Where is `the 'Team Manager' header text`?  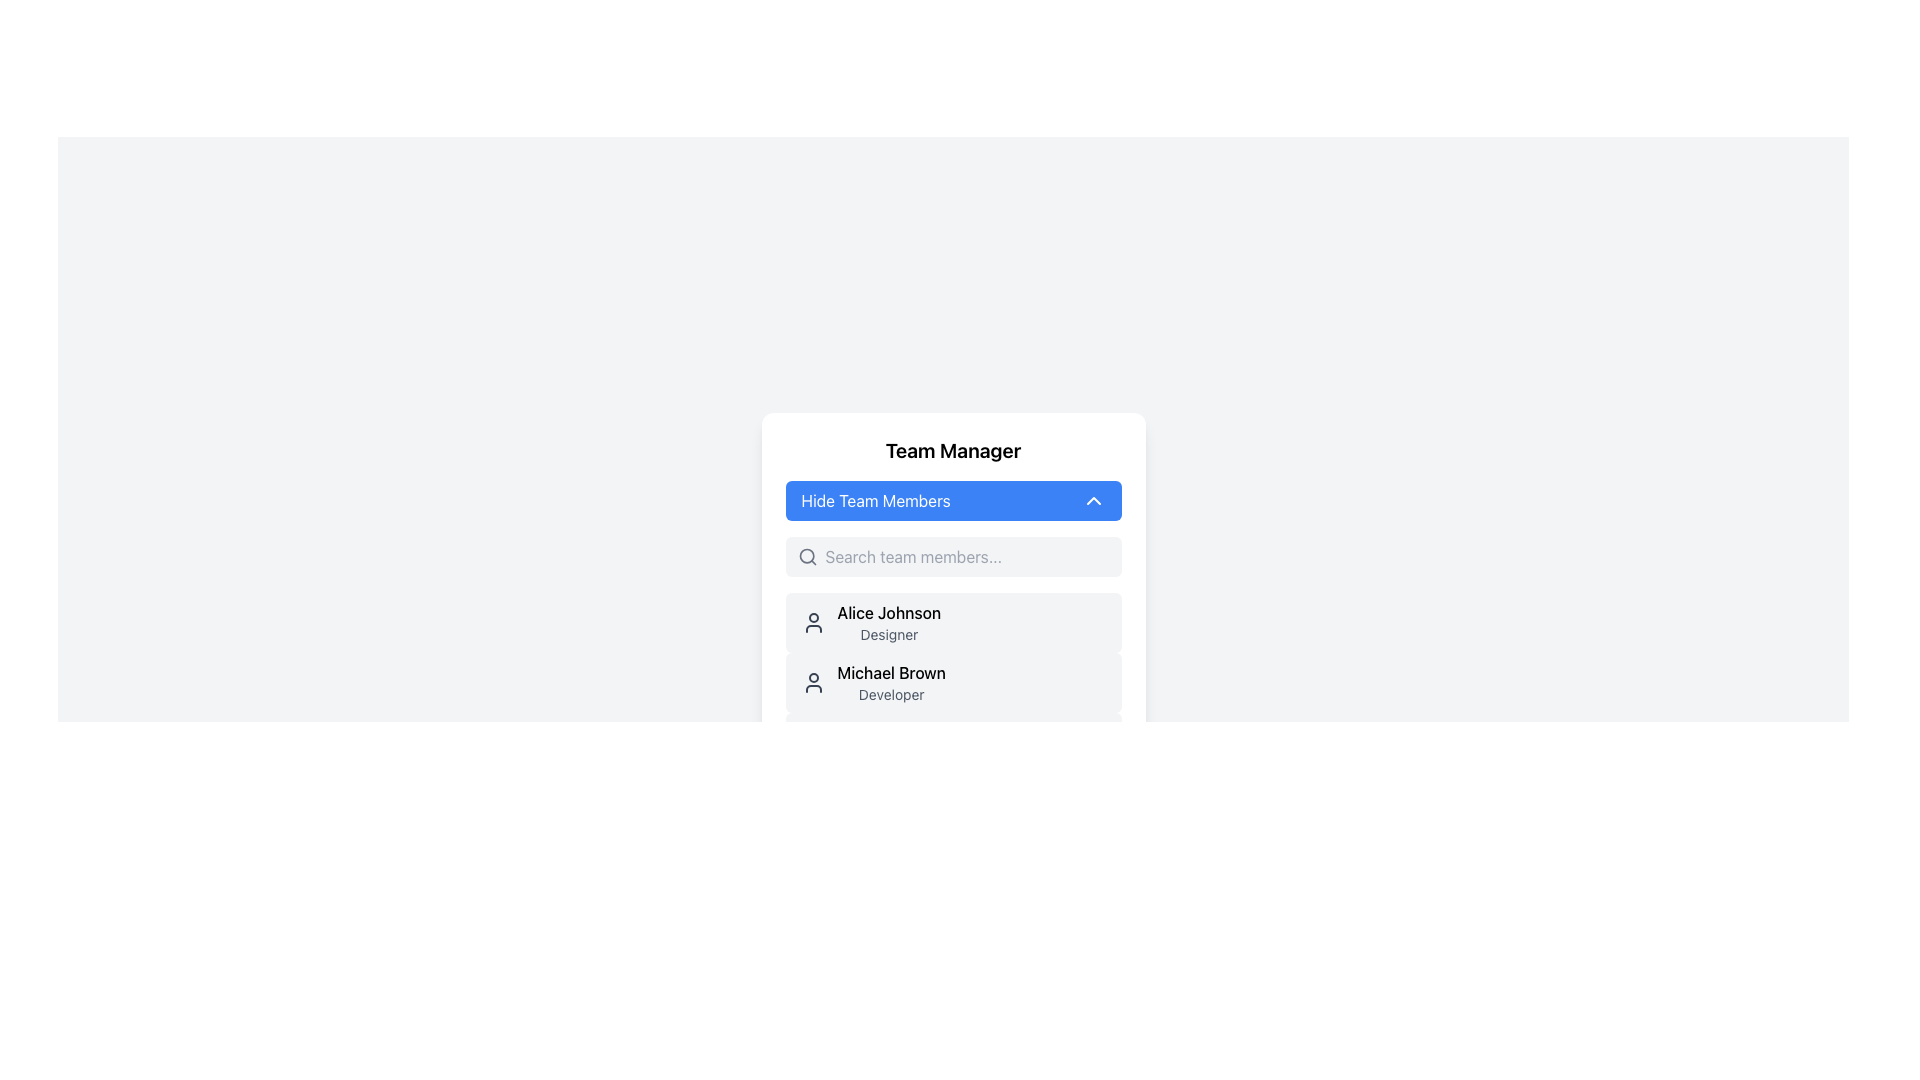
the 'Team Manager' header text is located at coordinates (952, 451).